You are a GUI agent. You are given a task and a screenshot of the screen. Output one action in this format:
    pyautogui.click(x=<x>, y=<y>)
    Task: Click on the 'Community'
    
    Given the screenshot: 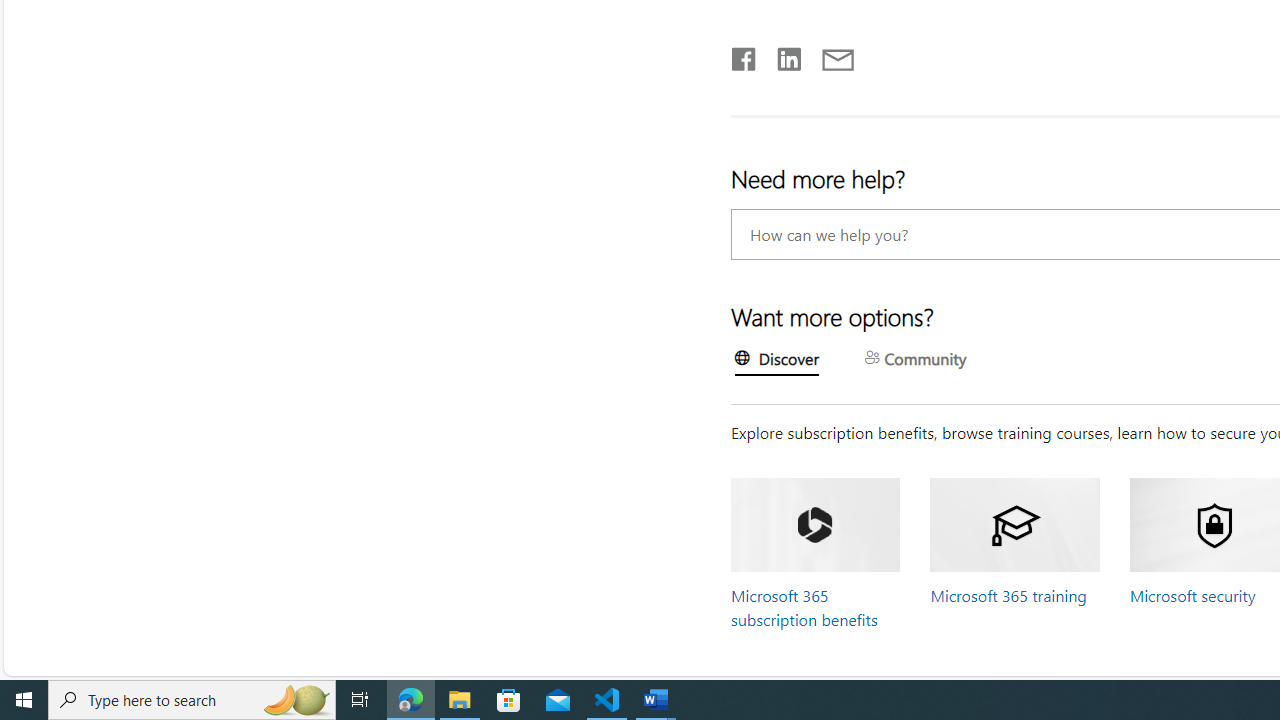 What is the action you would take?
    pyautogui.click(x=914, y=360)
    